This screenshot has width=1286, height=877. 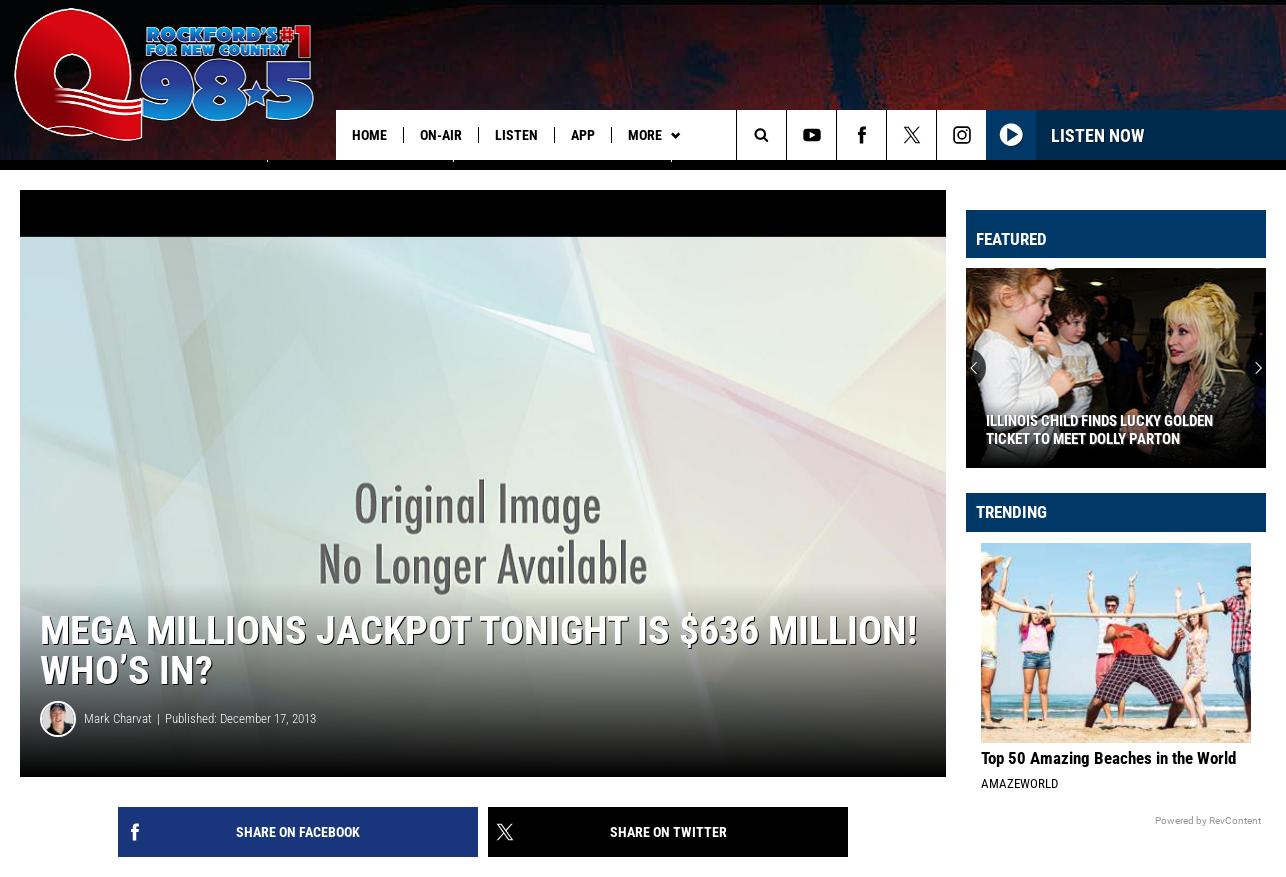 I want to click on 'See Taylor Swift in Paris', so click(x=173, y=176).